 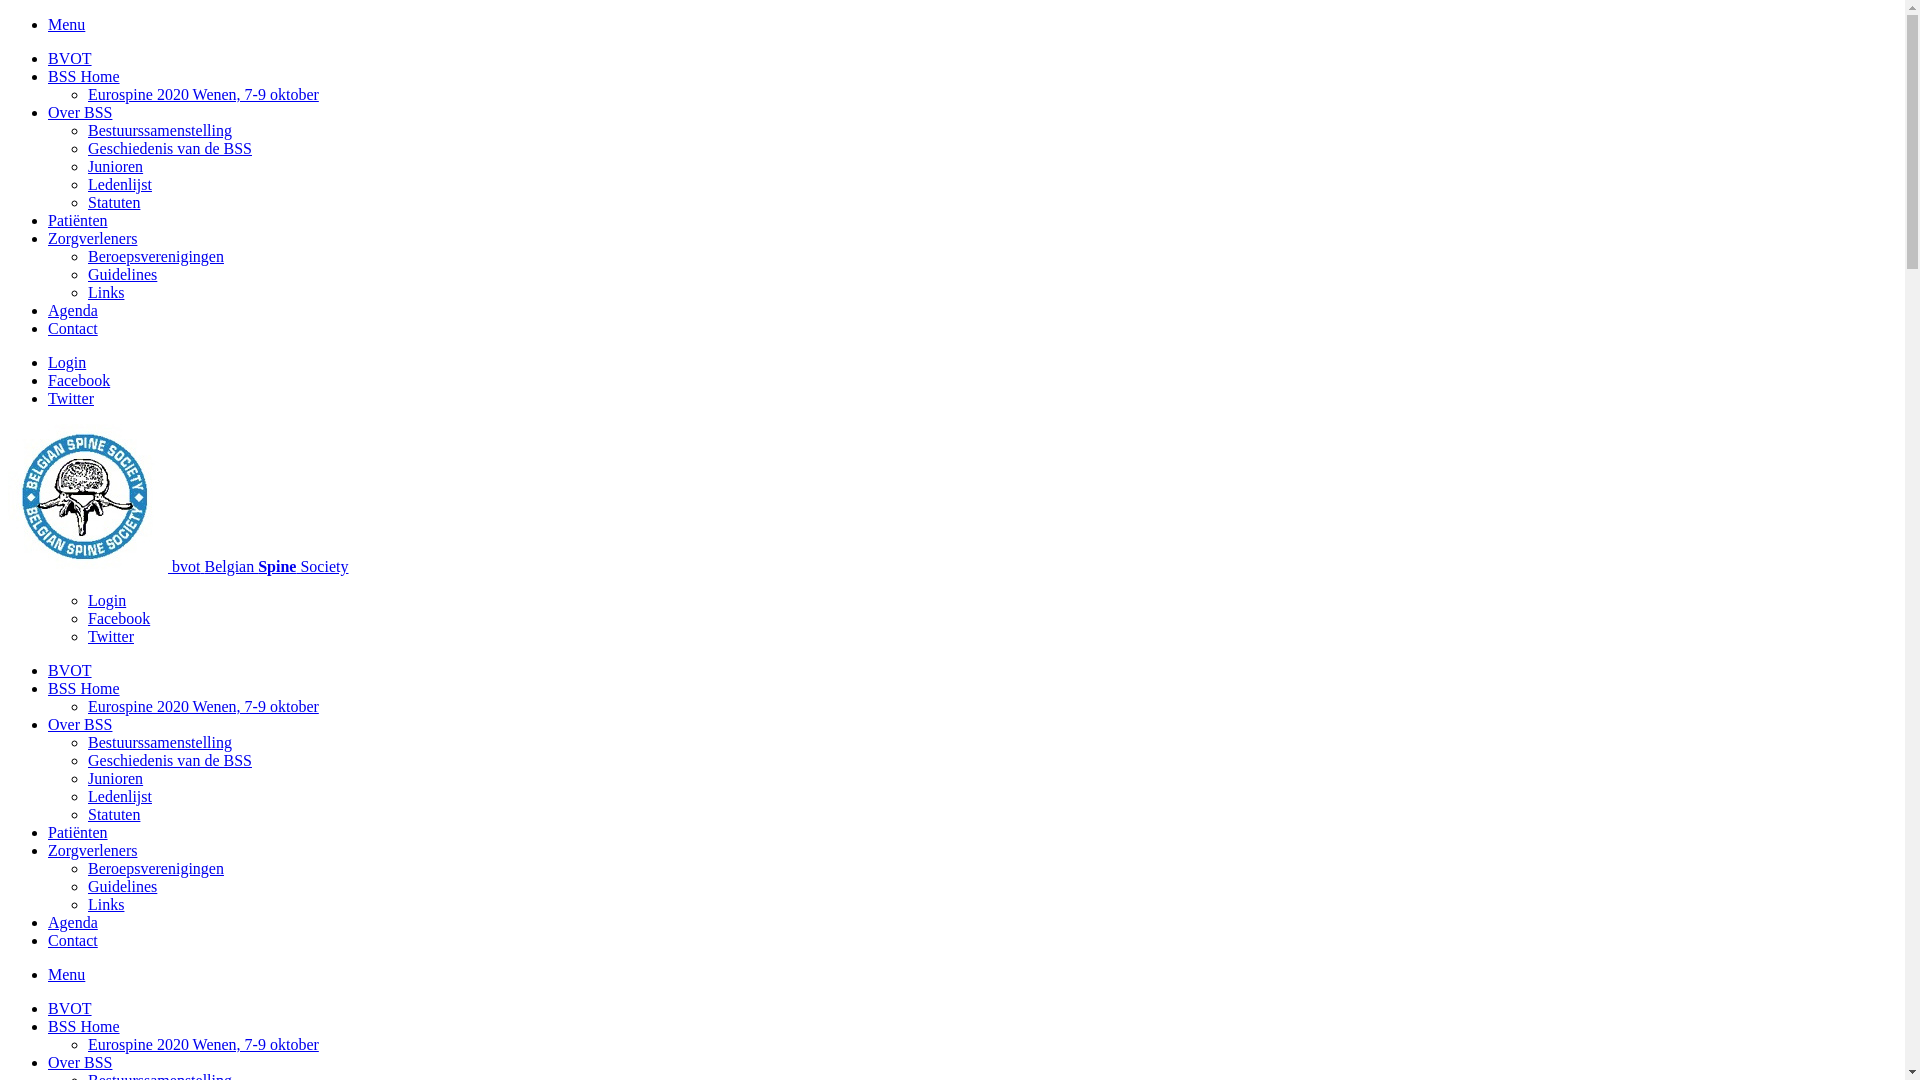 What do you see at coordinates (114, 165) in the screenshot?
I see `'Junioren'` at bounding box center [114, 165].